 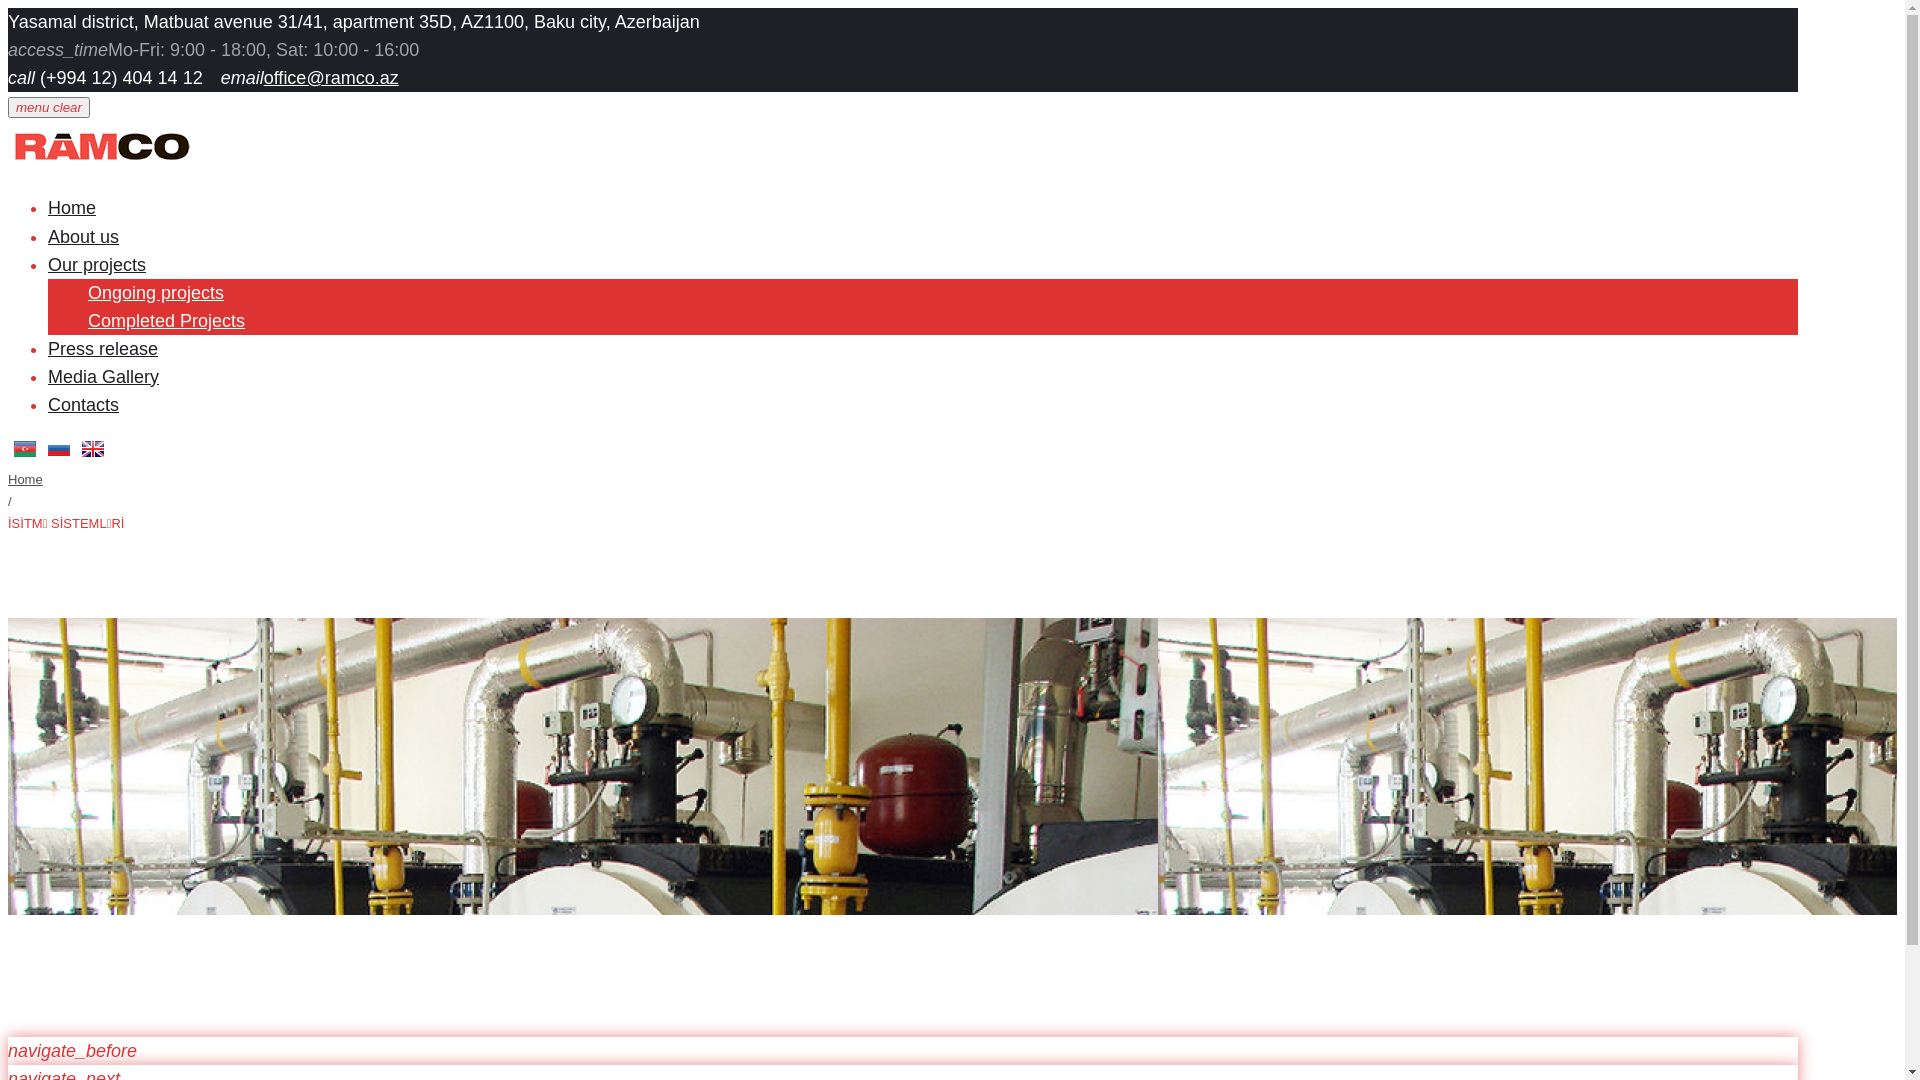 I want to click on 'Our projects', so click(x=95, y=264).